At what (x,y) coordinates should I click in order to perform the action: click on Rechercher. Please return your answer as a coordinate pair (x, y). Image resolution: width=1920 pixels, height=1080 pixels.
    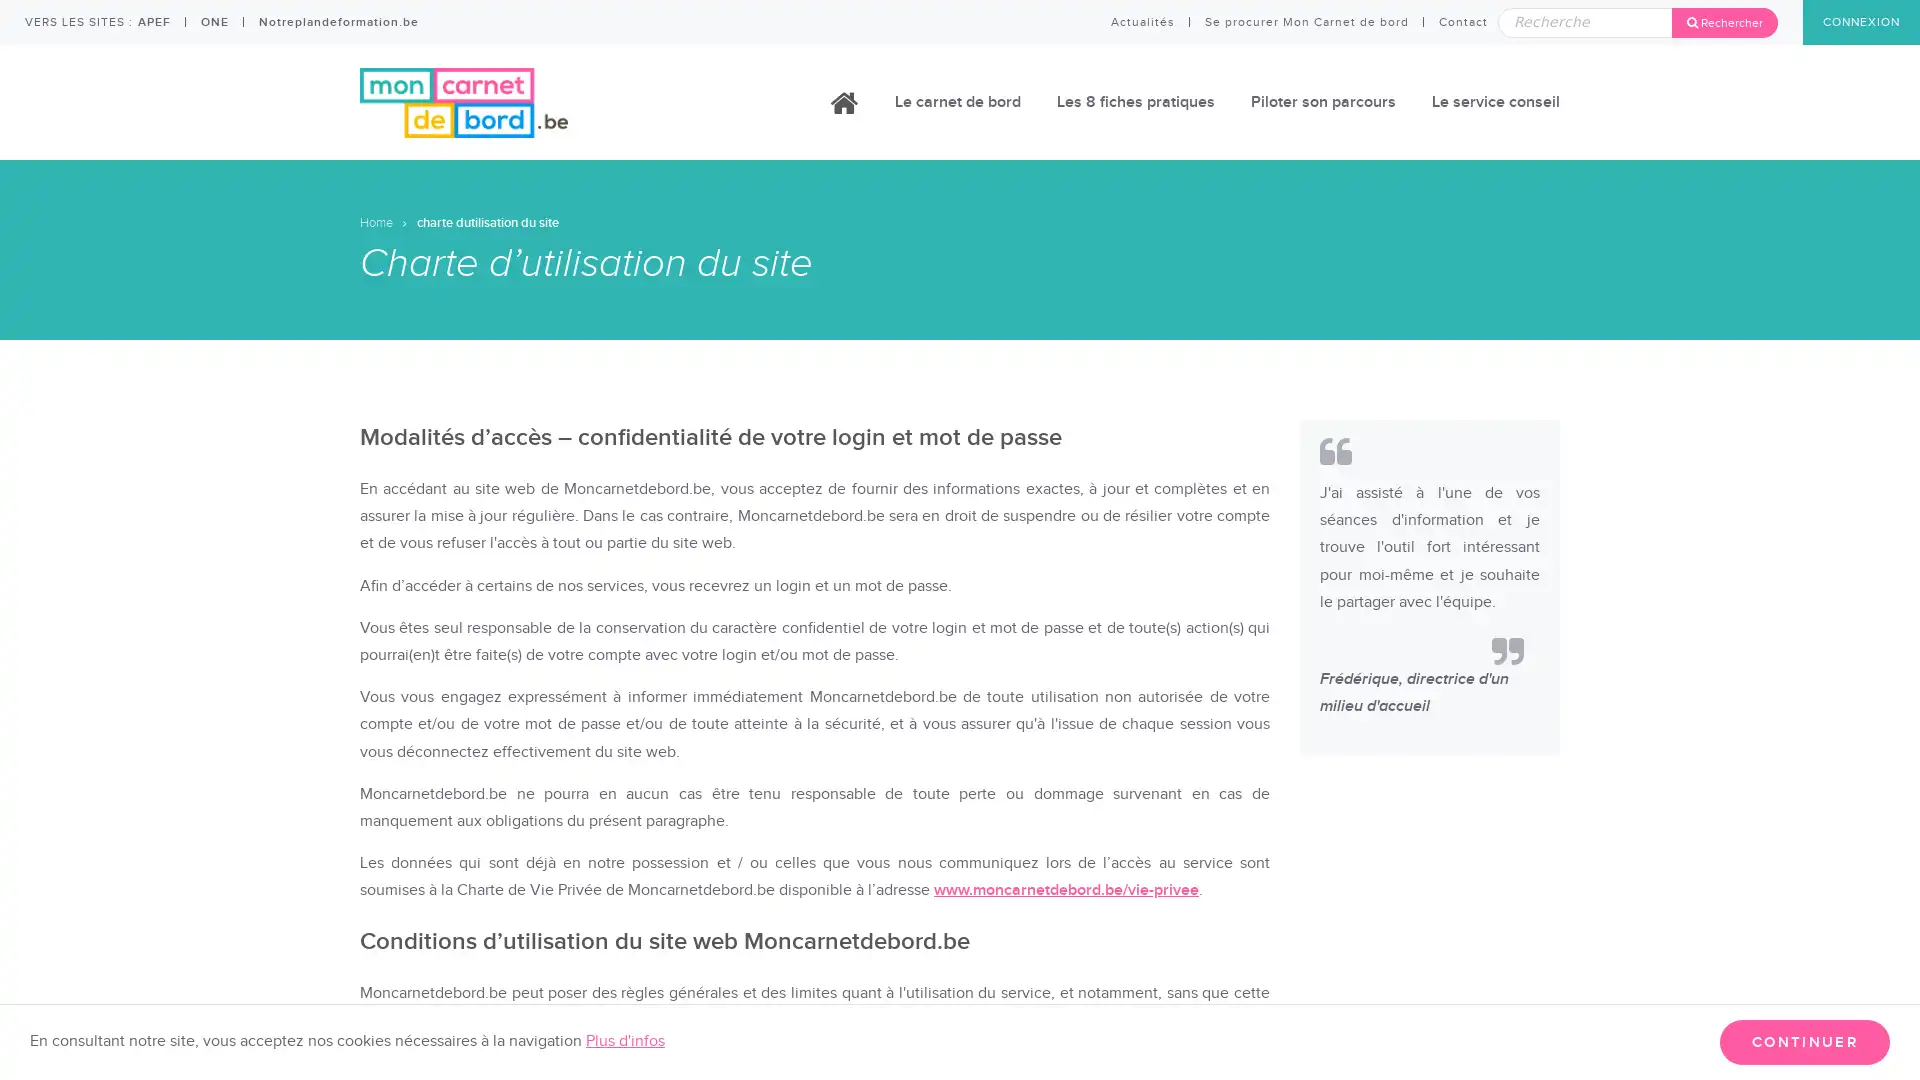
    Looking at the image, I should click on (1723, 22).